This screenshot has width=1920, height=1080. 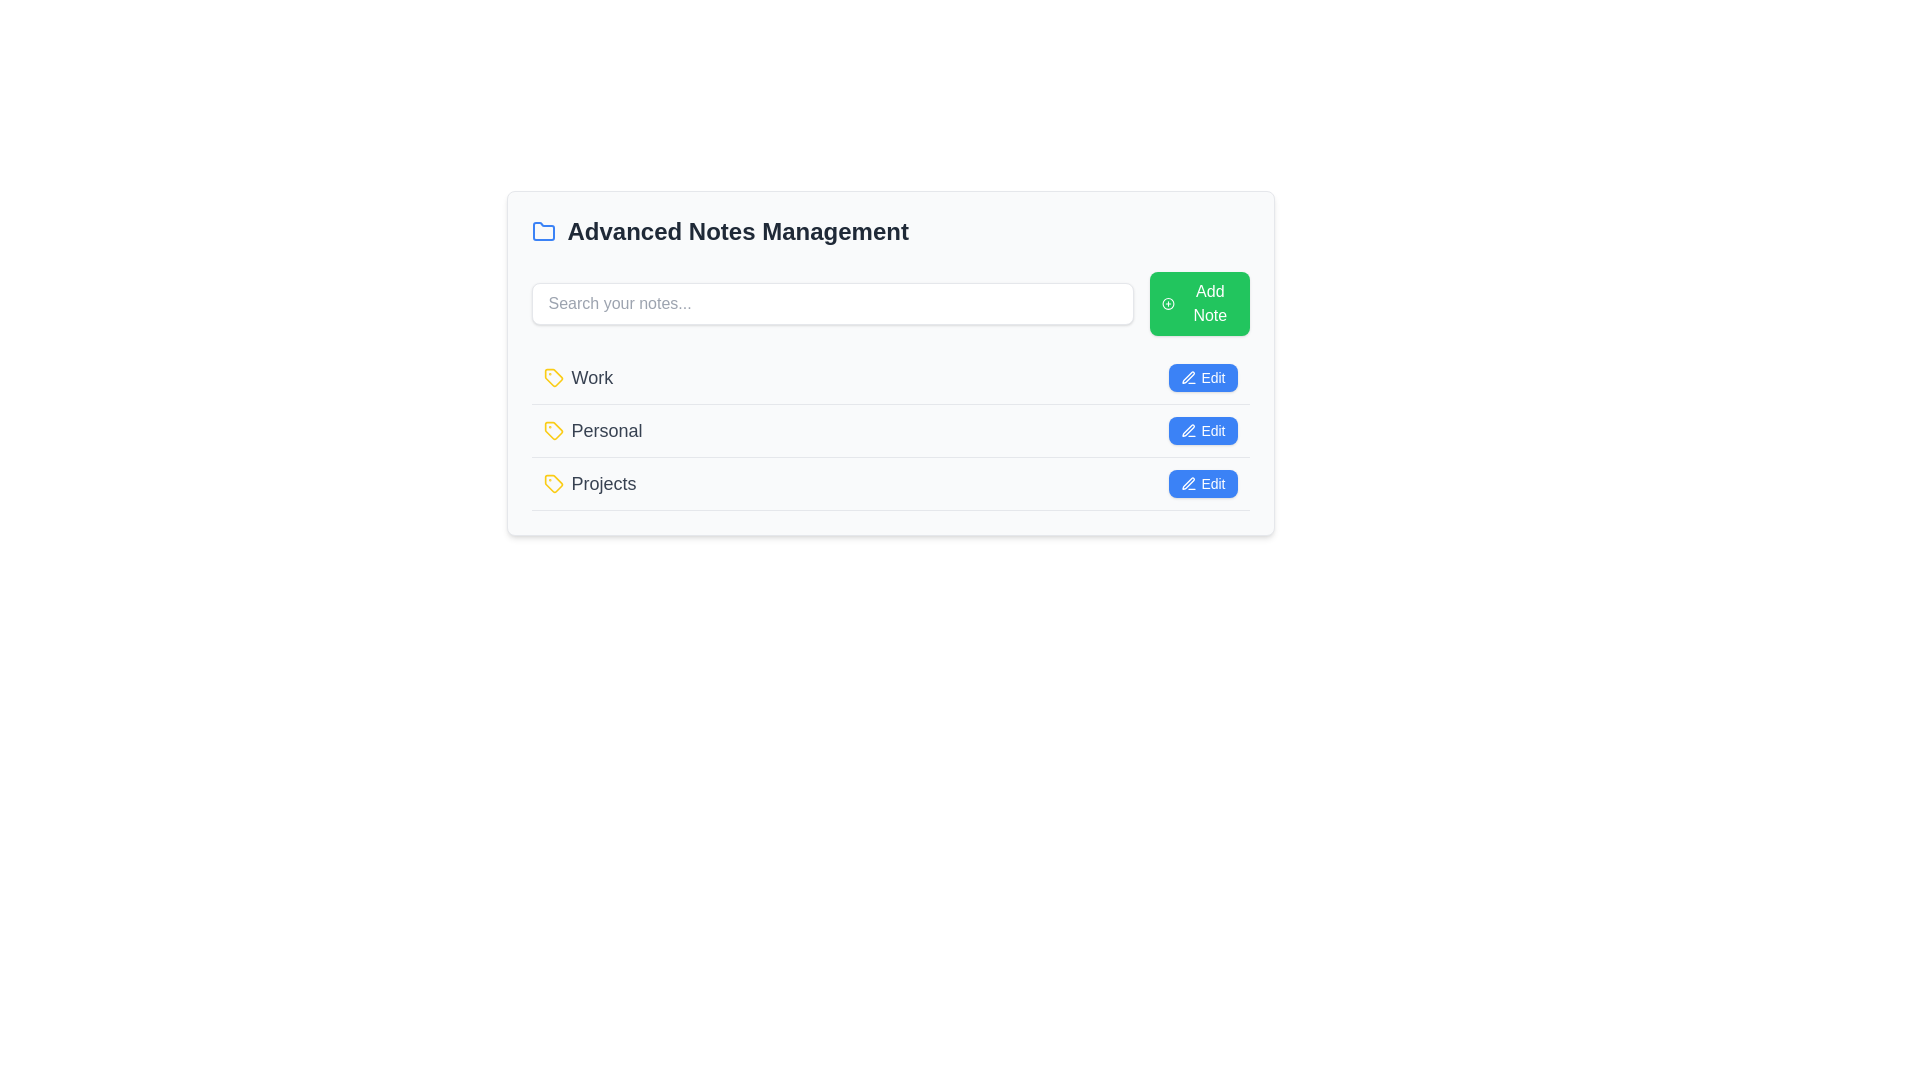 What do you see at coordinates (1202, 483) in the screenshot?
I see `the blue 'Edit' button with a pen icon located at the top right of the 'Projects' row` at bounding box center [1202, 483].